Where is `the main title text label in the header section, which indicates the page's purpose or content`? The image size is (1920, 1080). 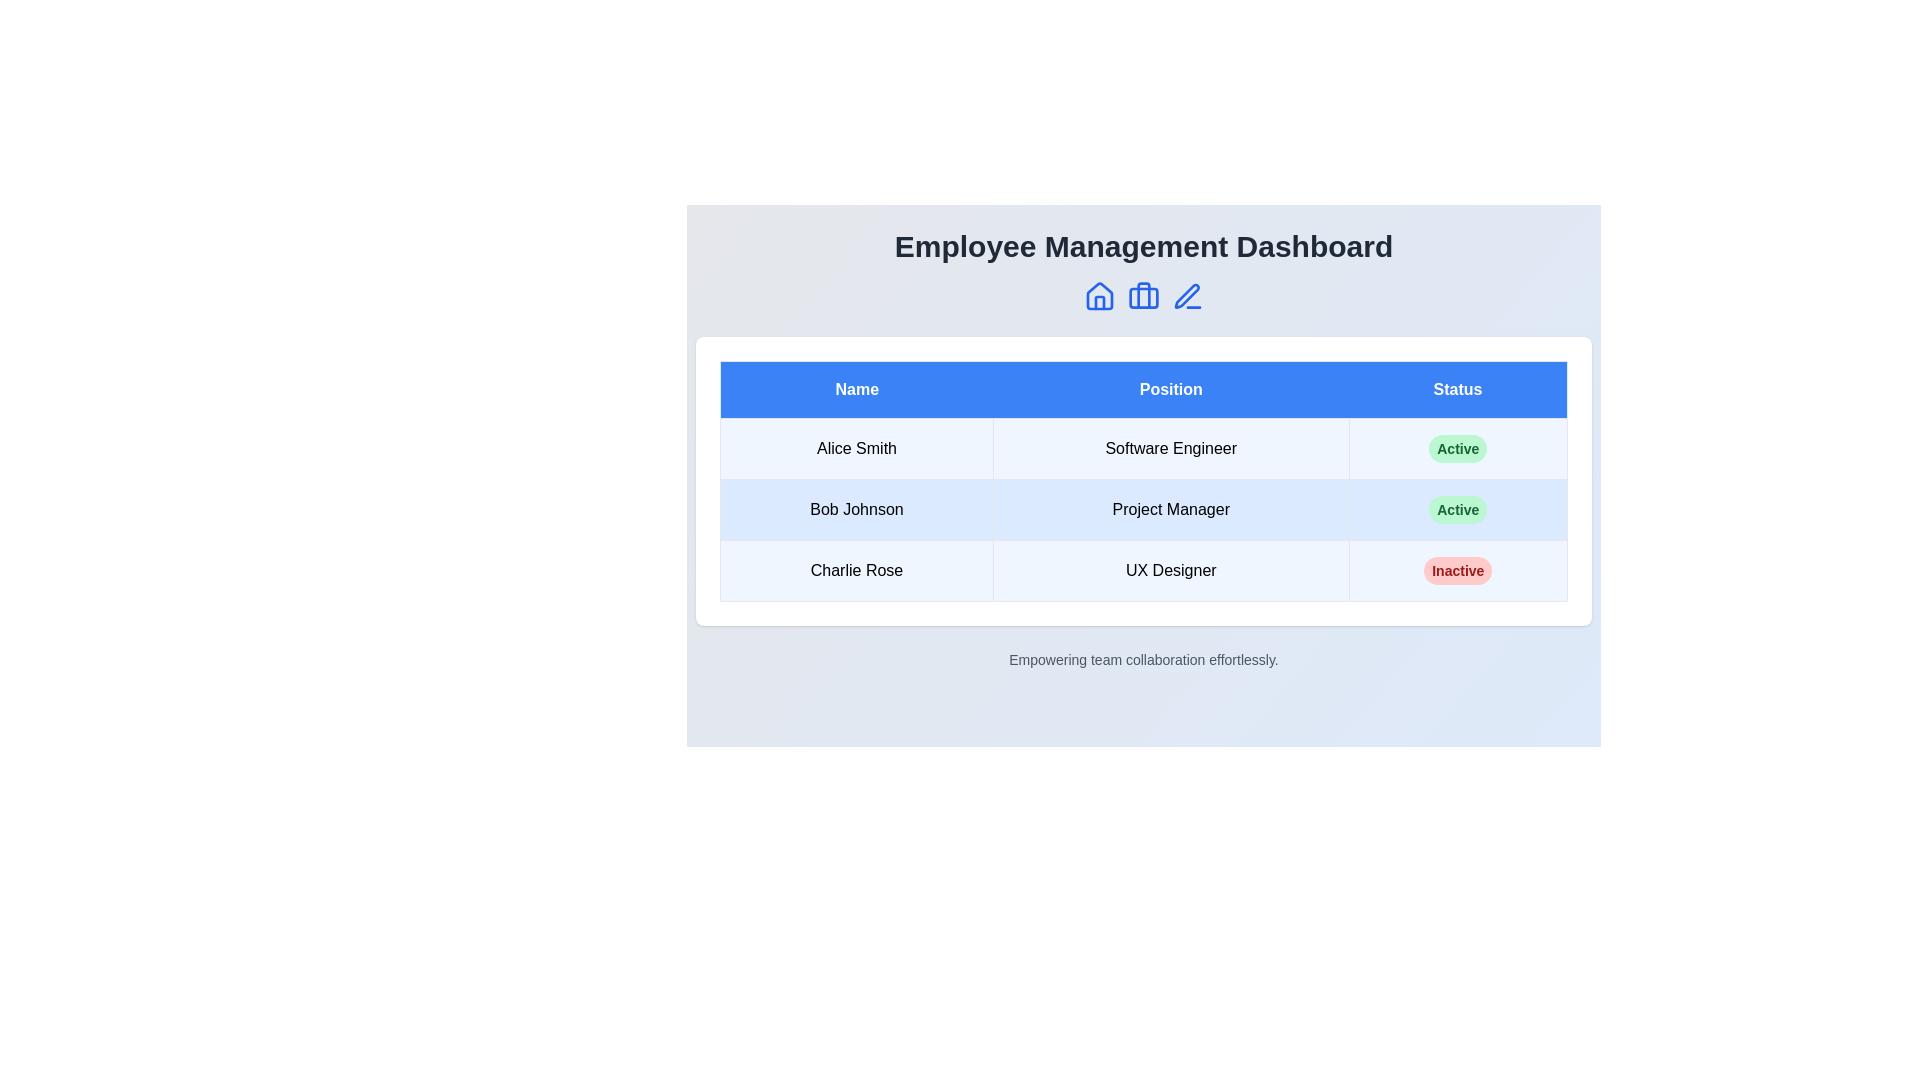
the main title text label in the header section, which indicates the page's purpose or content is located at coordinates (1143, 245).